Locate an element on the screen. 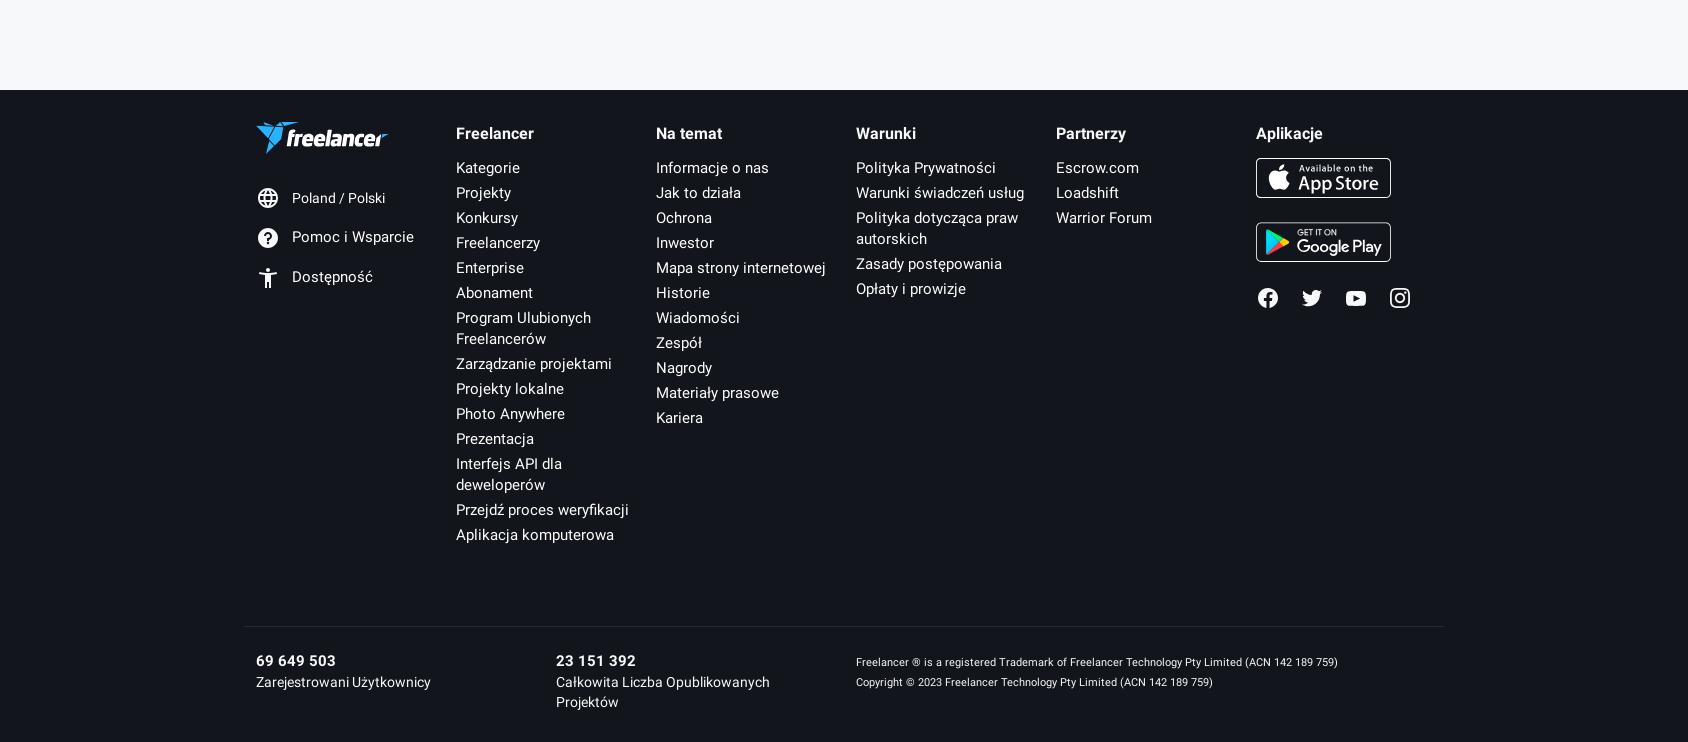  'Photo Anywhere' is located at coordinates (509, 412).